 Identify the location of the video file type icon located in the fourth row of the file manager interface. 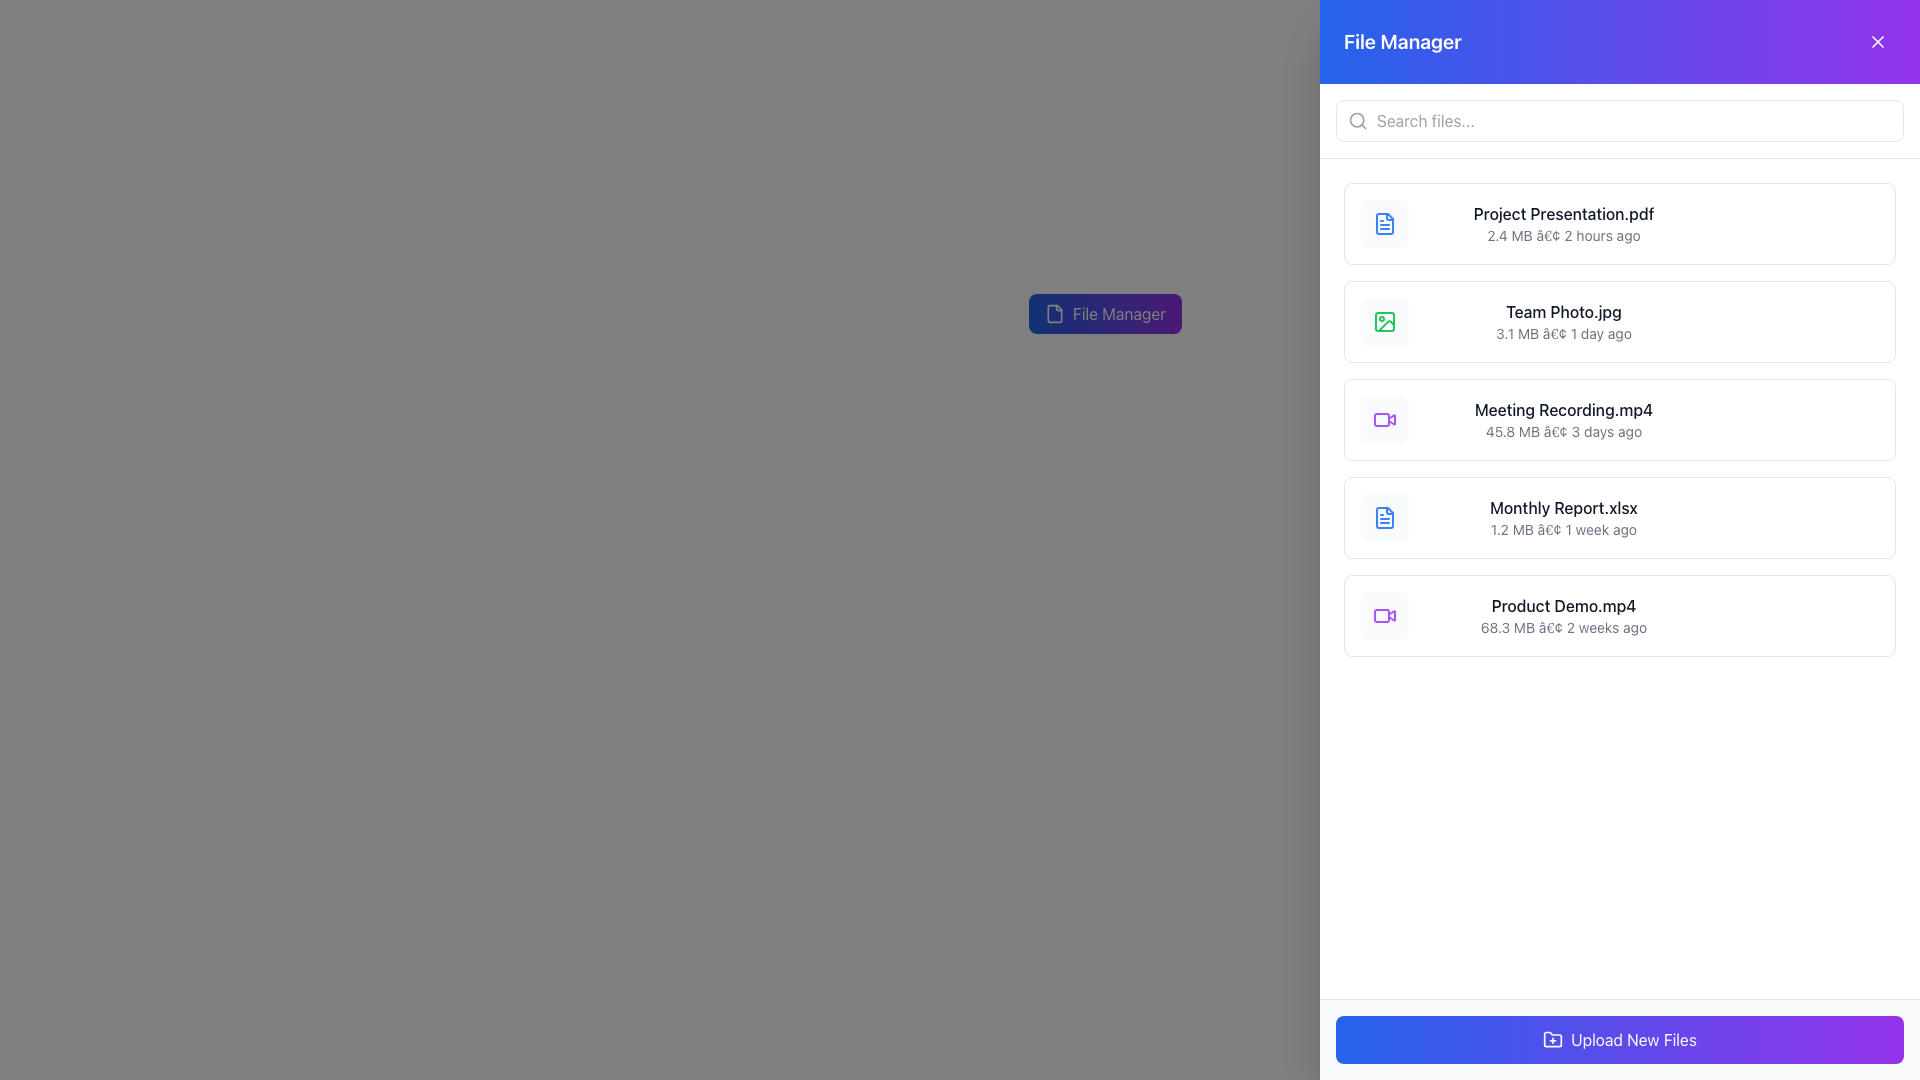
(1384, 615).